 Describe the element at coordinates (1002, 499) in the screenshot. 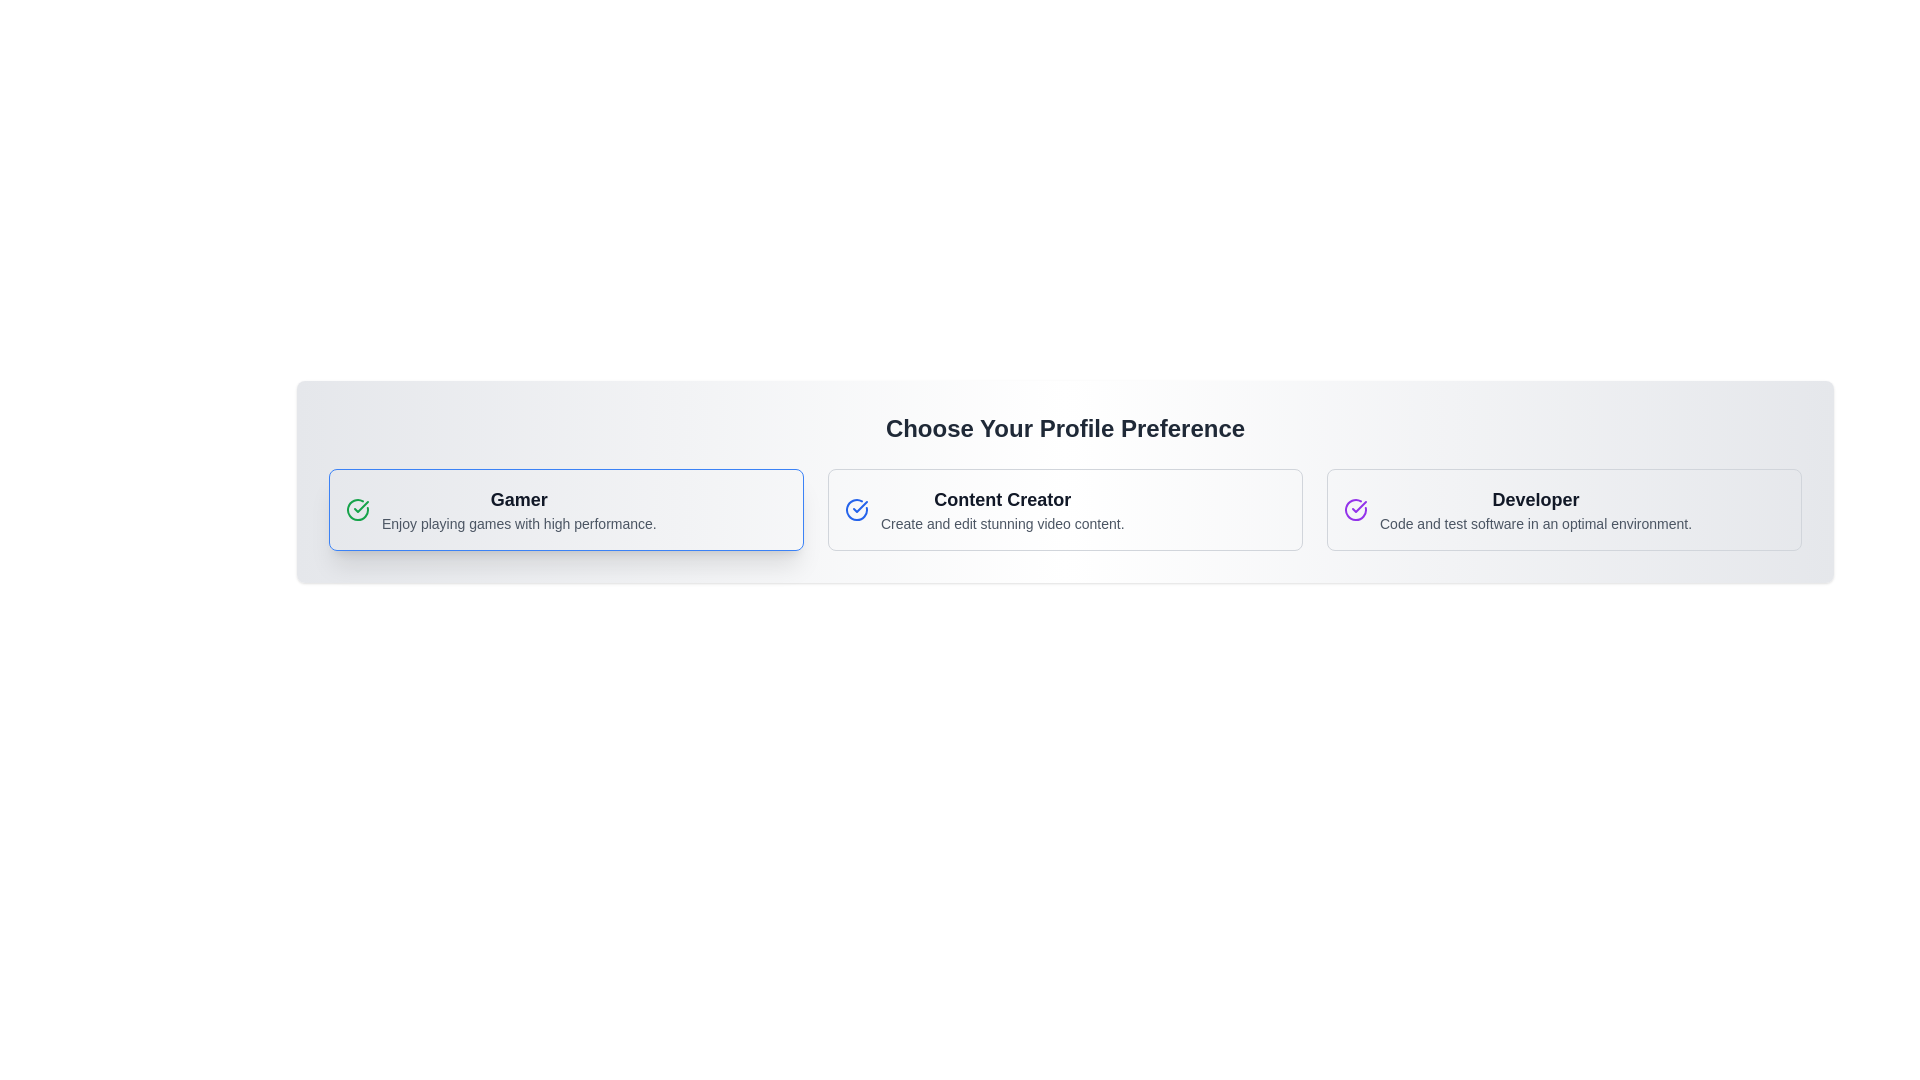

I see `the Text label that serves as the title for the 'Content Creator' profile option, positioned centrally between 'Gamer' and 'Developer' profile options` at that location.